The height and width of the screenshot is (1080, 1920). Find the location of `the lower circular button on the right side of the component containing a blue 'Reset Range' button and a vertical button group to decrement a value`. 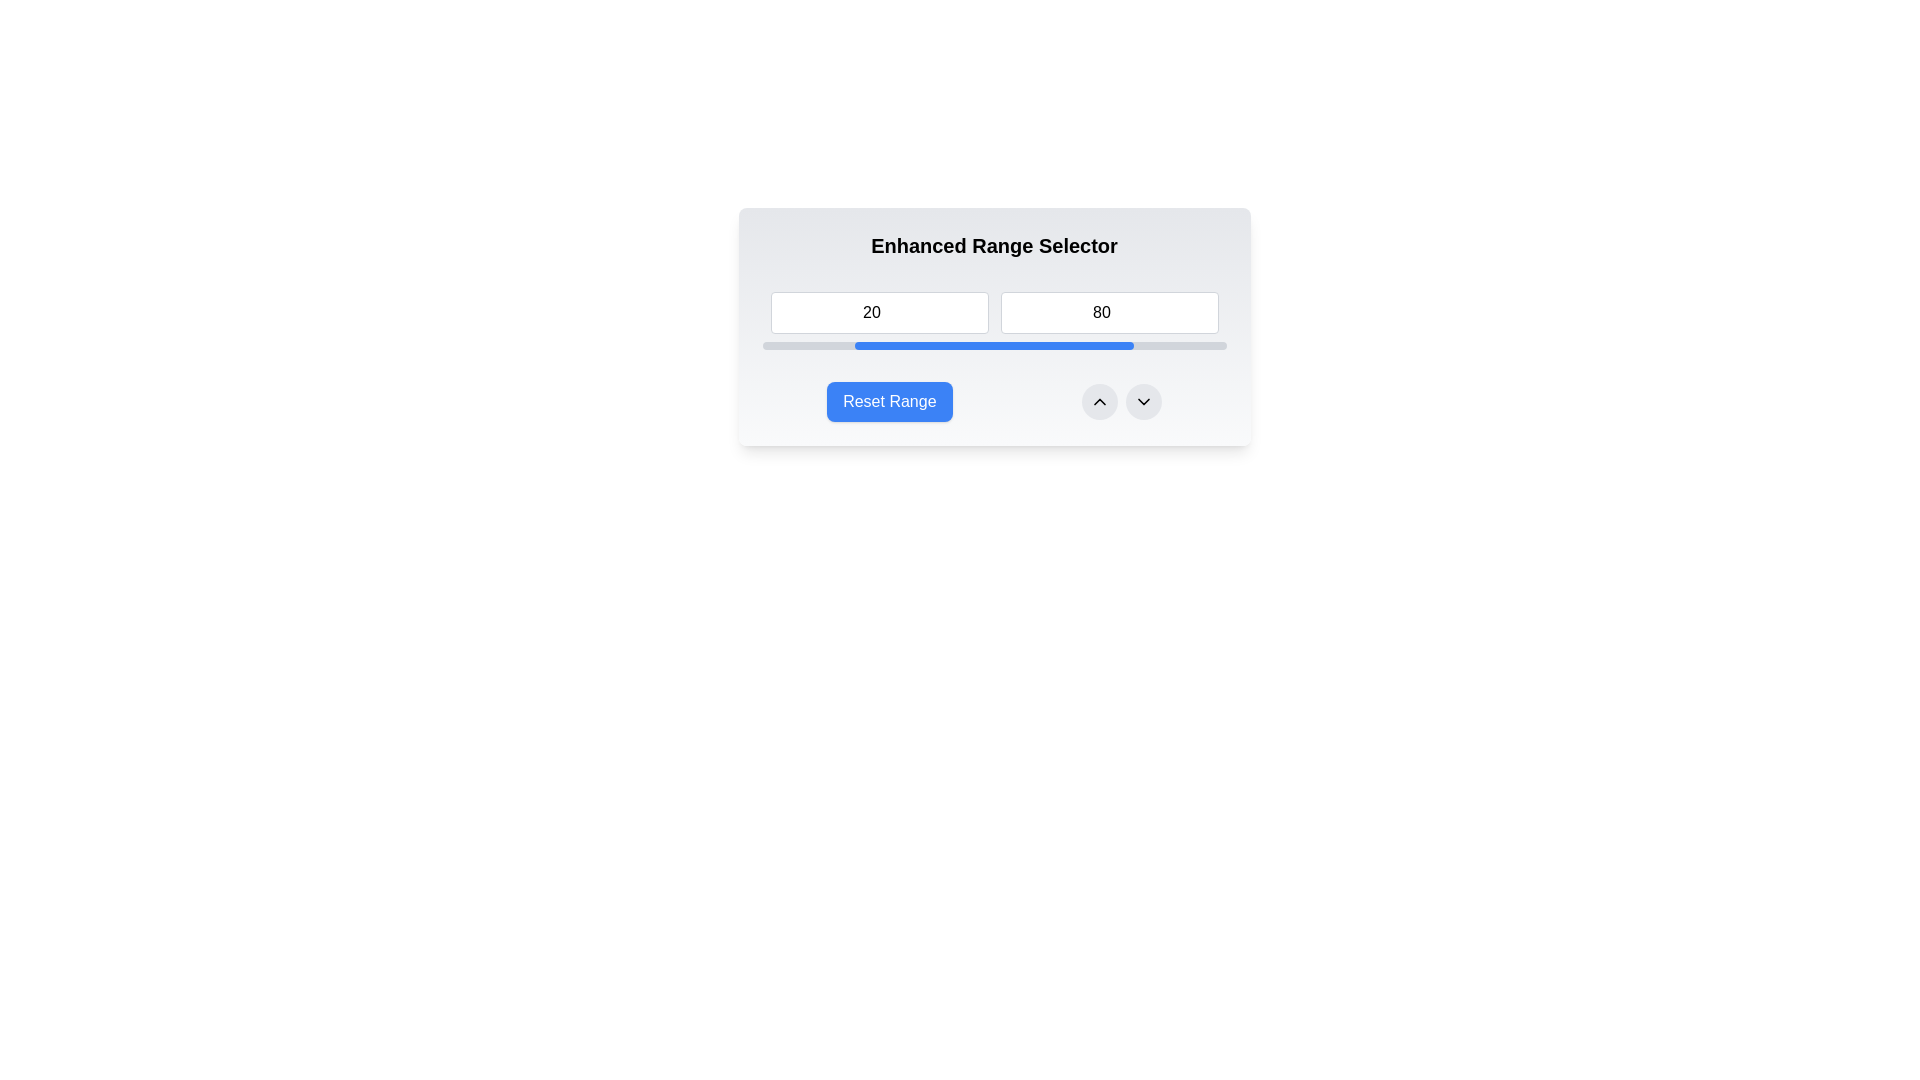

the lower circular button on the right side of the component containing a blue 'Reset Range' button and a vertical button group to decrement a value is located at coordinates (994, 401).